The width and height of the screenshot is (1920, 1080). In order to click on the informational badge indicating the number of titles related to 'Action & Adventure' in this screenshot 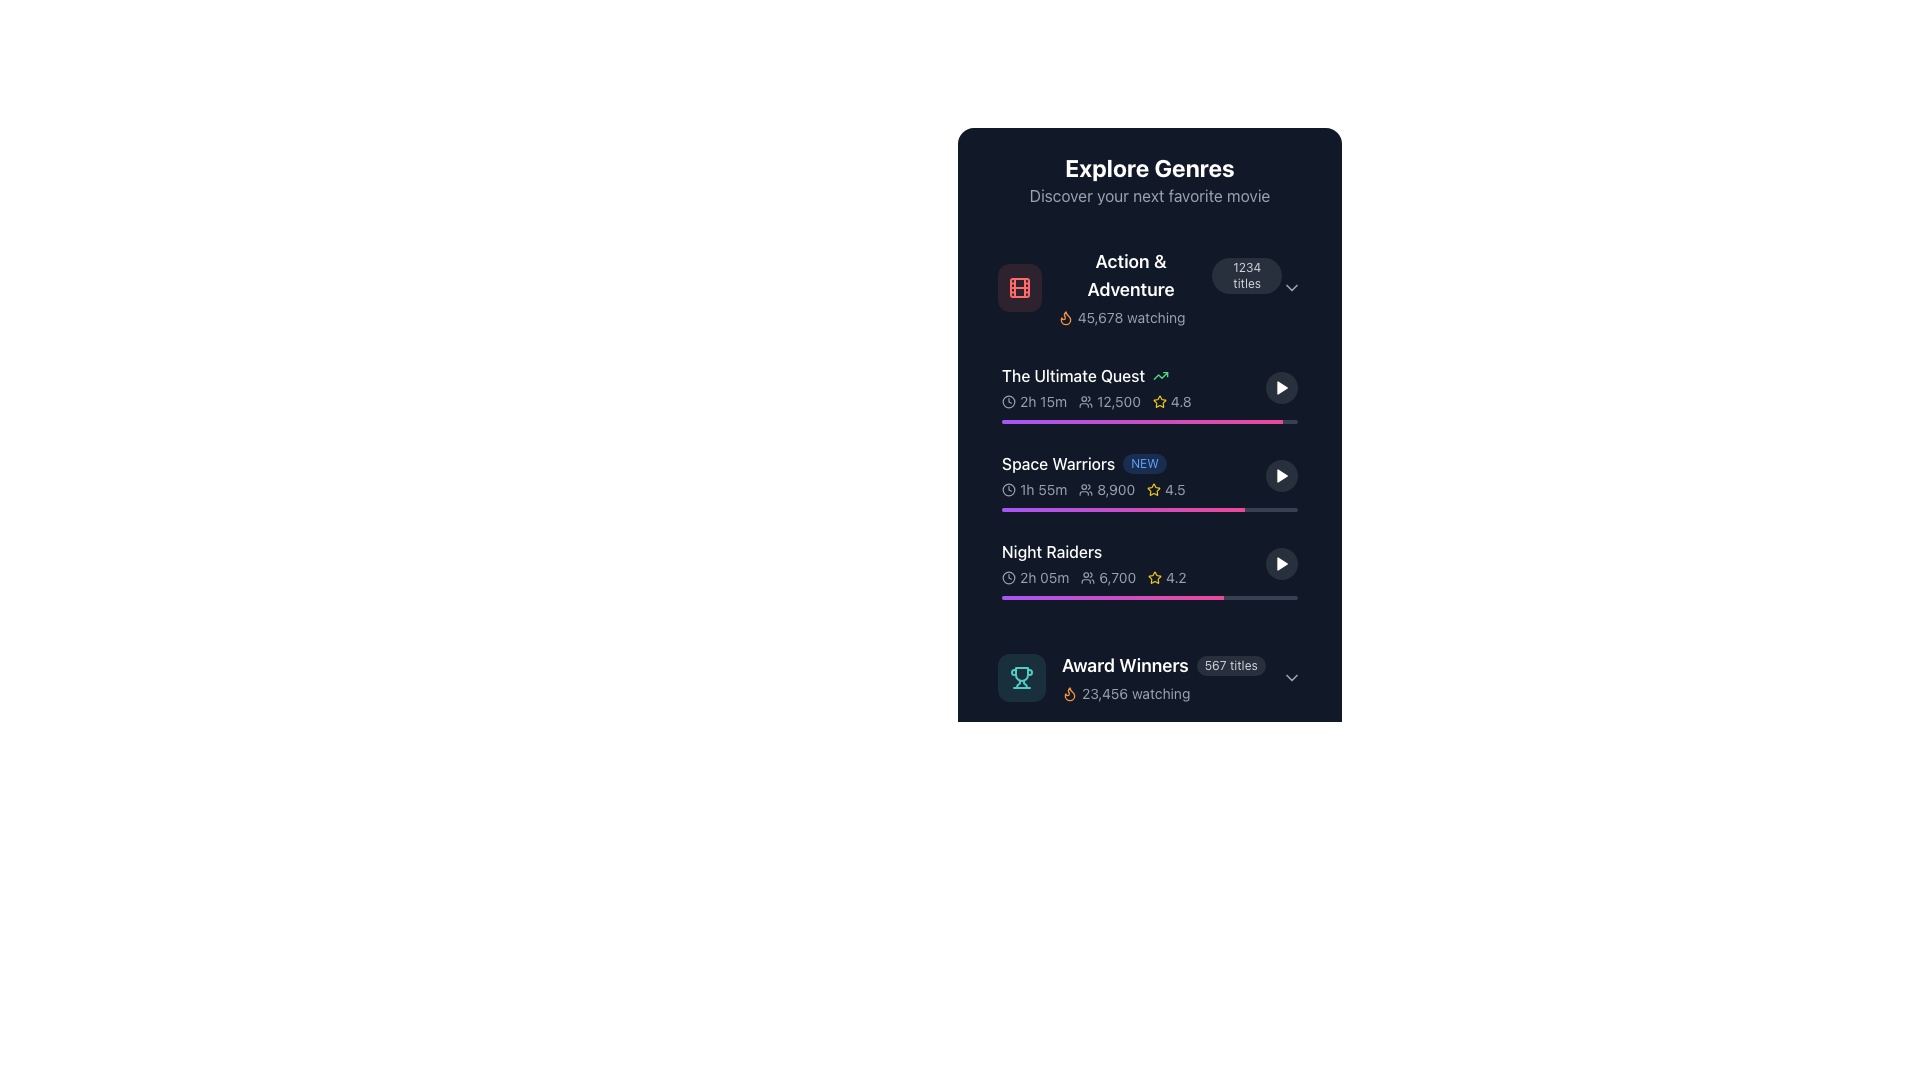, I will do `click(1246, 276)`.